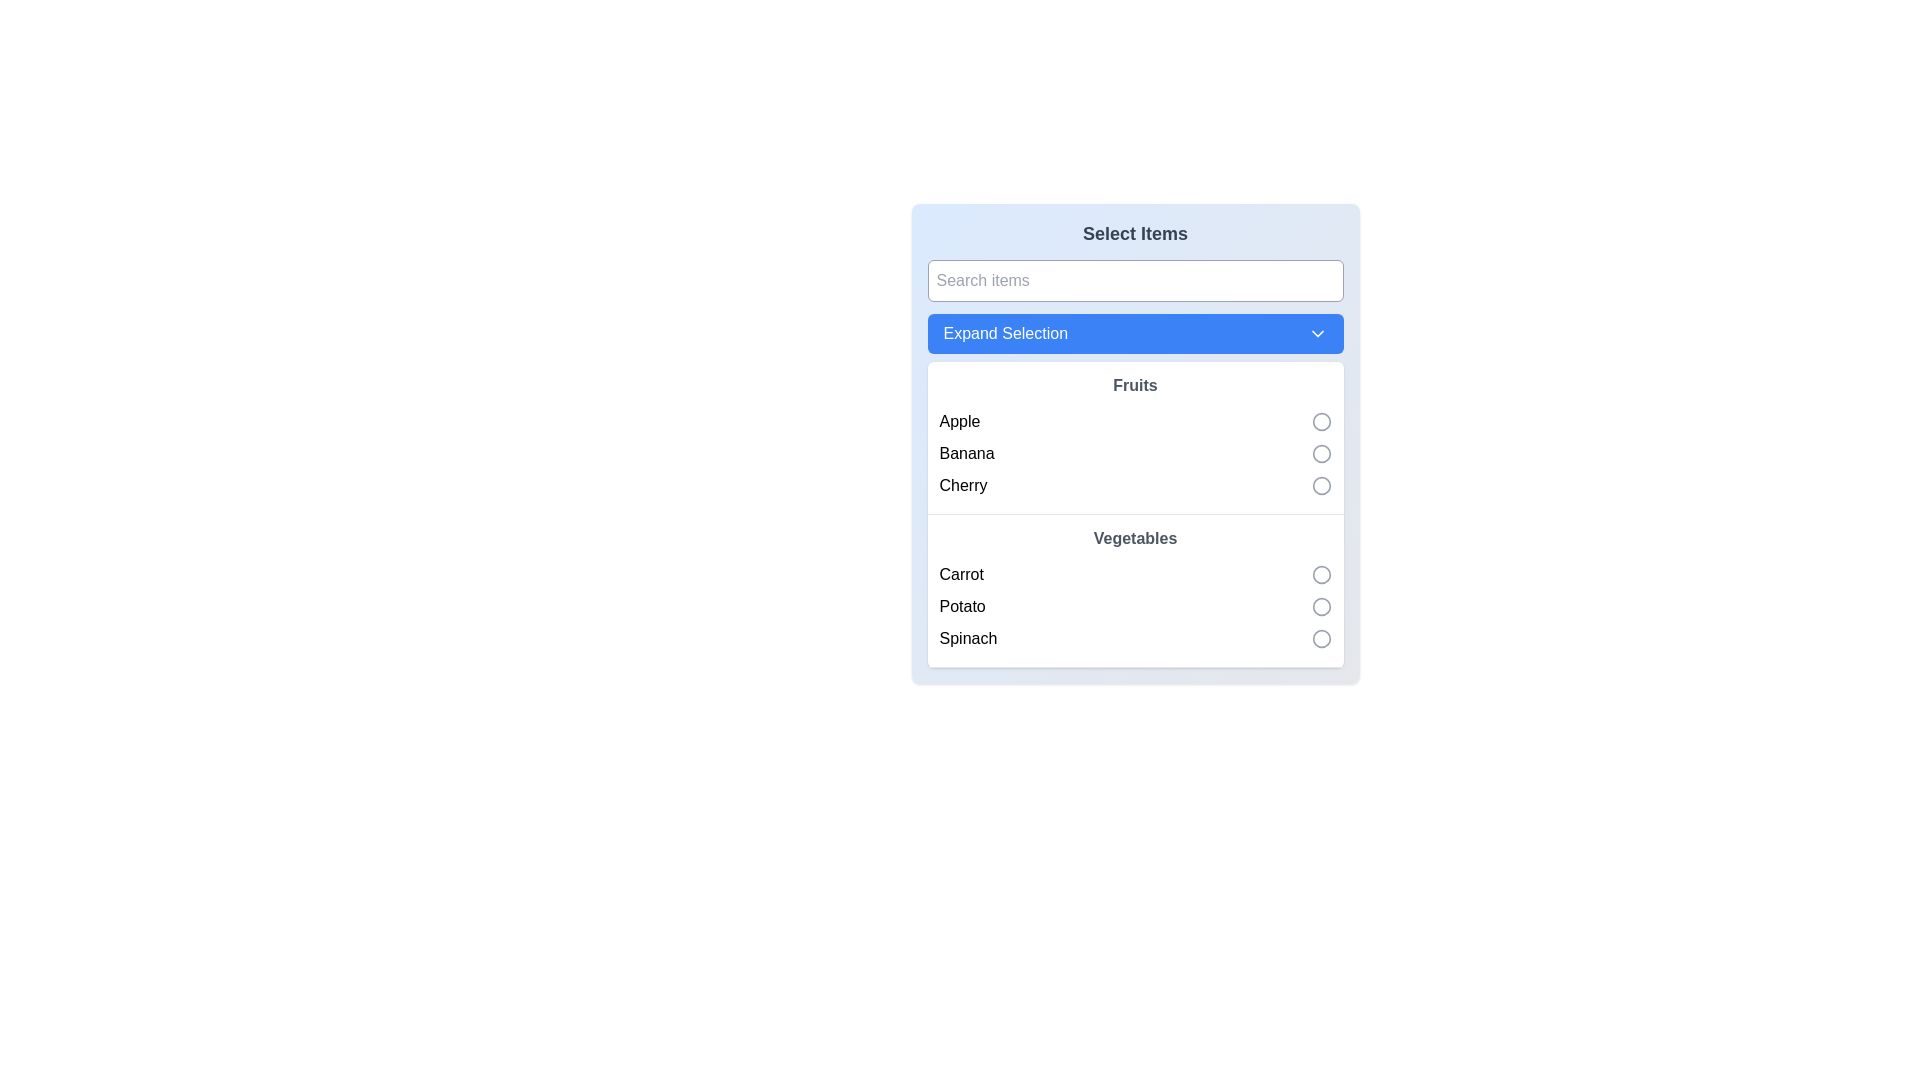 This screenshot has height=1080, width=1920. What do you see at coordinates (1317, 333) in the screenshot?
I see `the chevron icon located at the rightmost end of the 'Expand Selection' button` at bounding box center [1317, 333].